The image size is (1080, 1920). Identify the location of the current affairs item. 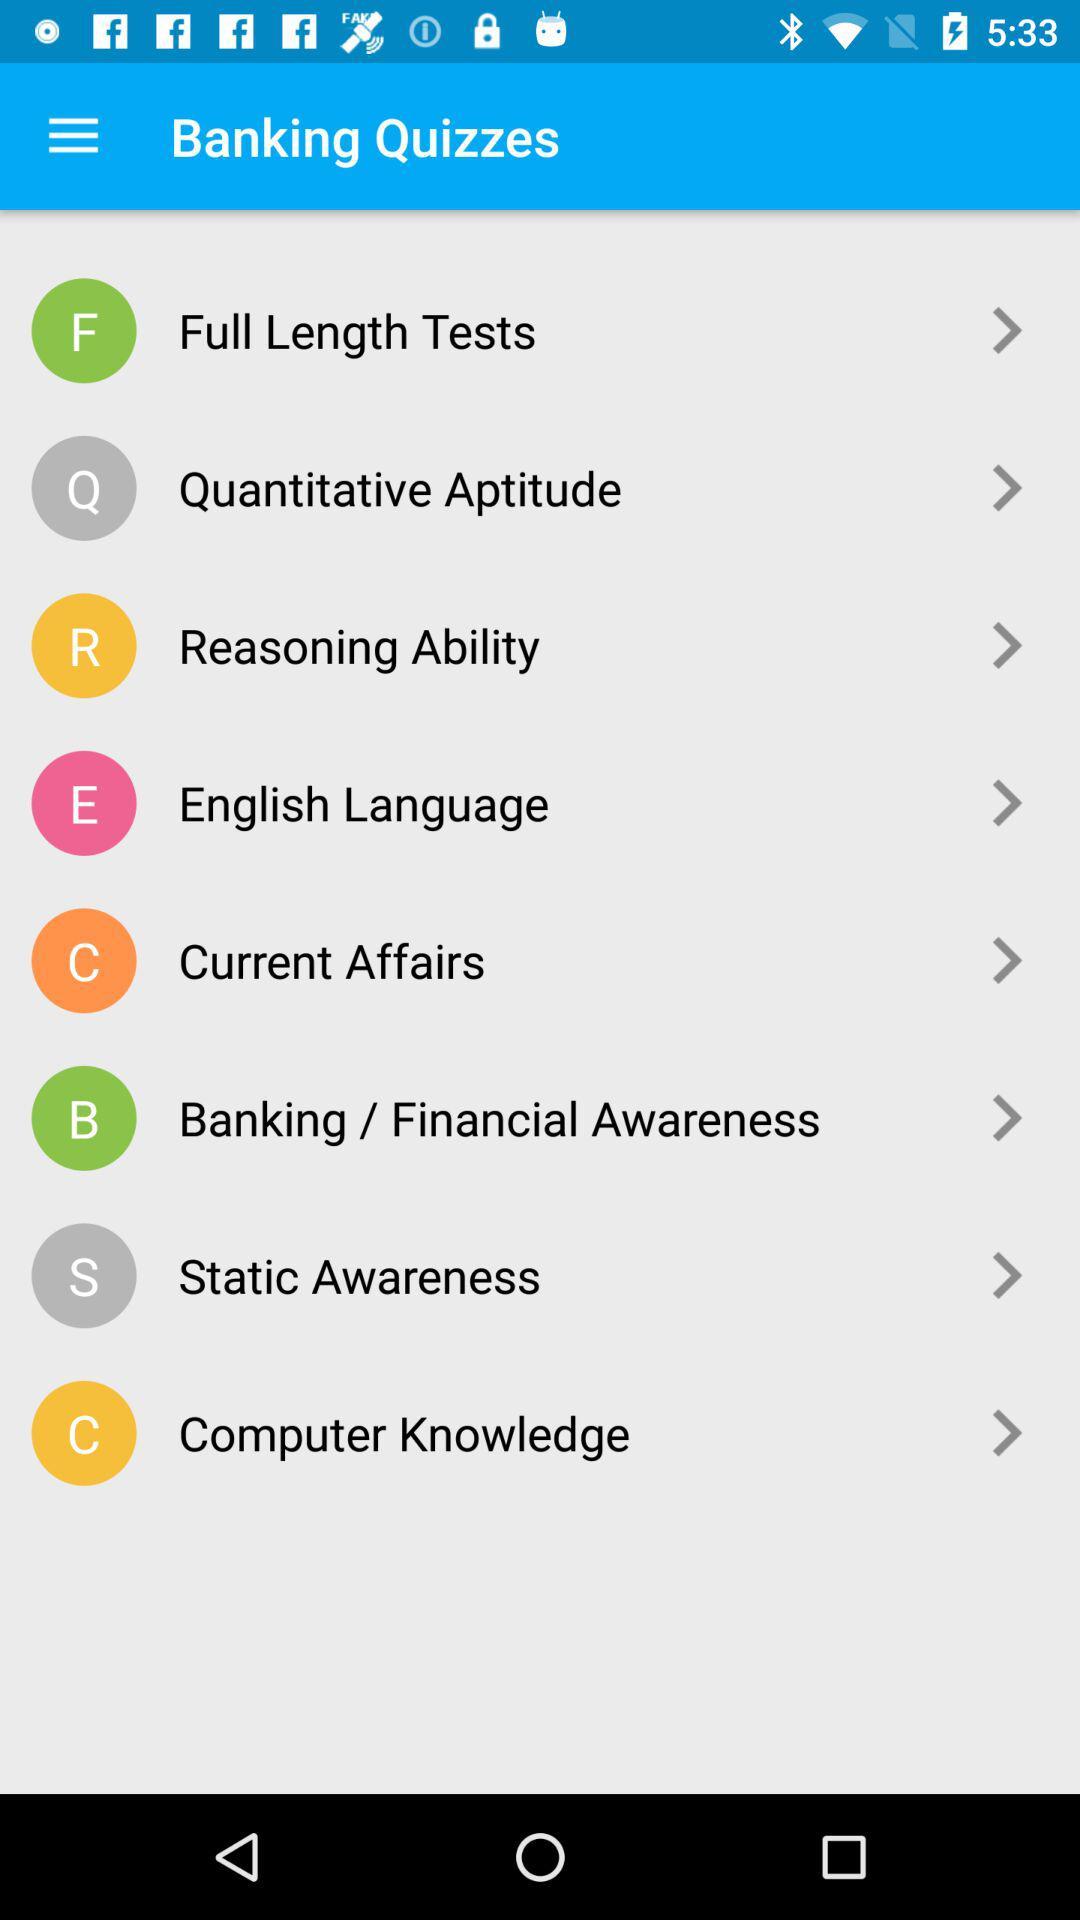
(561, 960).